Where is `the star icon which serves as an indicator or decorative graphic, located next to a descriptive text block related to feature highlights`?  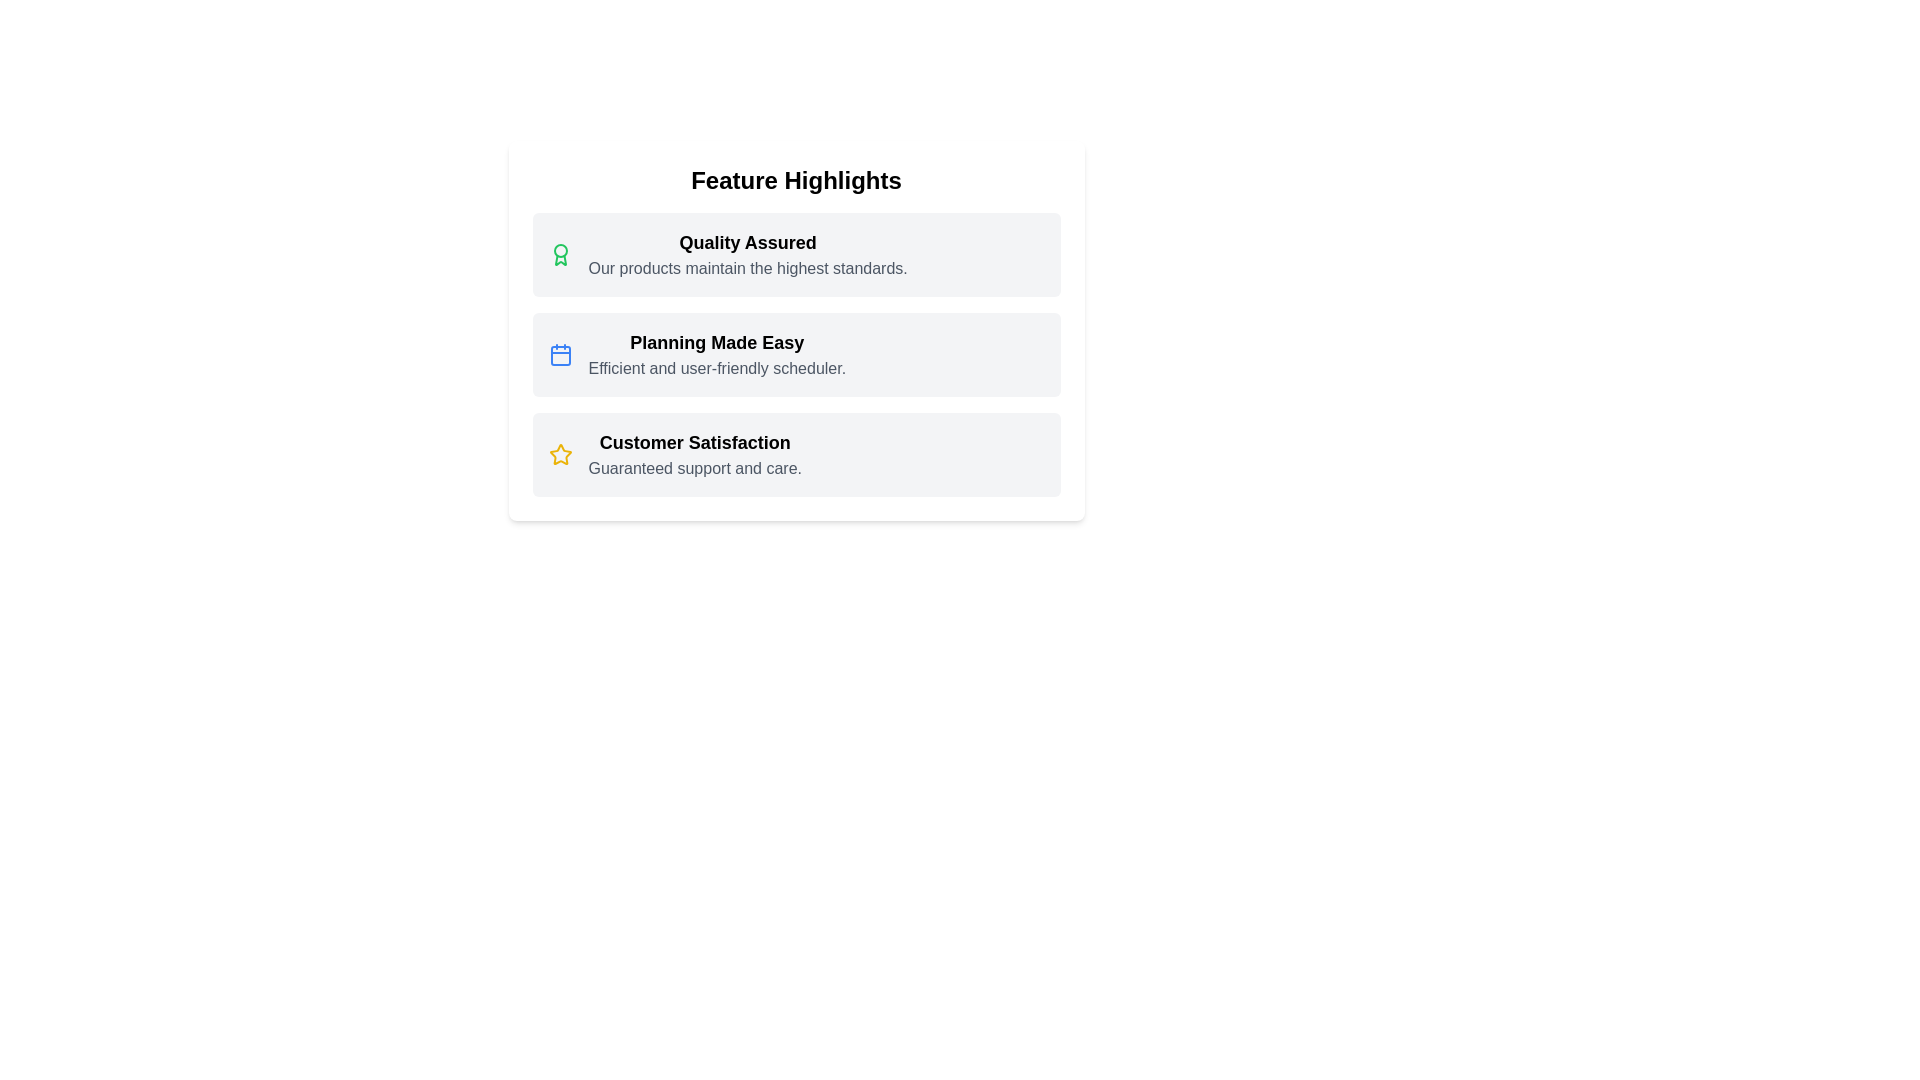
the star icon which serves as an indicator or decorative graphic, located next to a descriptive text block related to feature highlights is located at coordinates (560, 454).